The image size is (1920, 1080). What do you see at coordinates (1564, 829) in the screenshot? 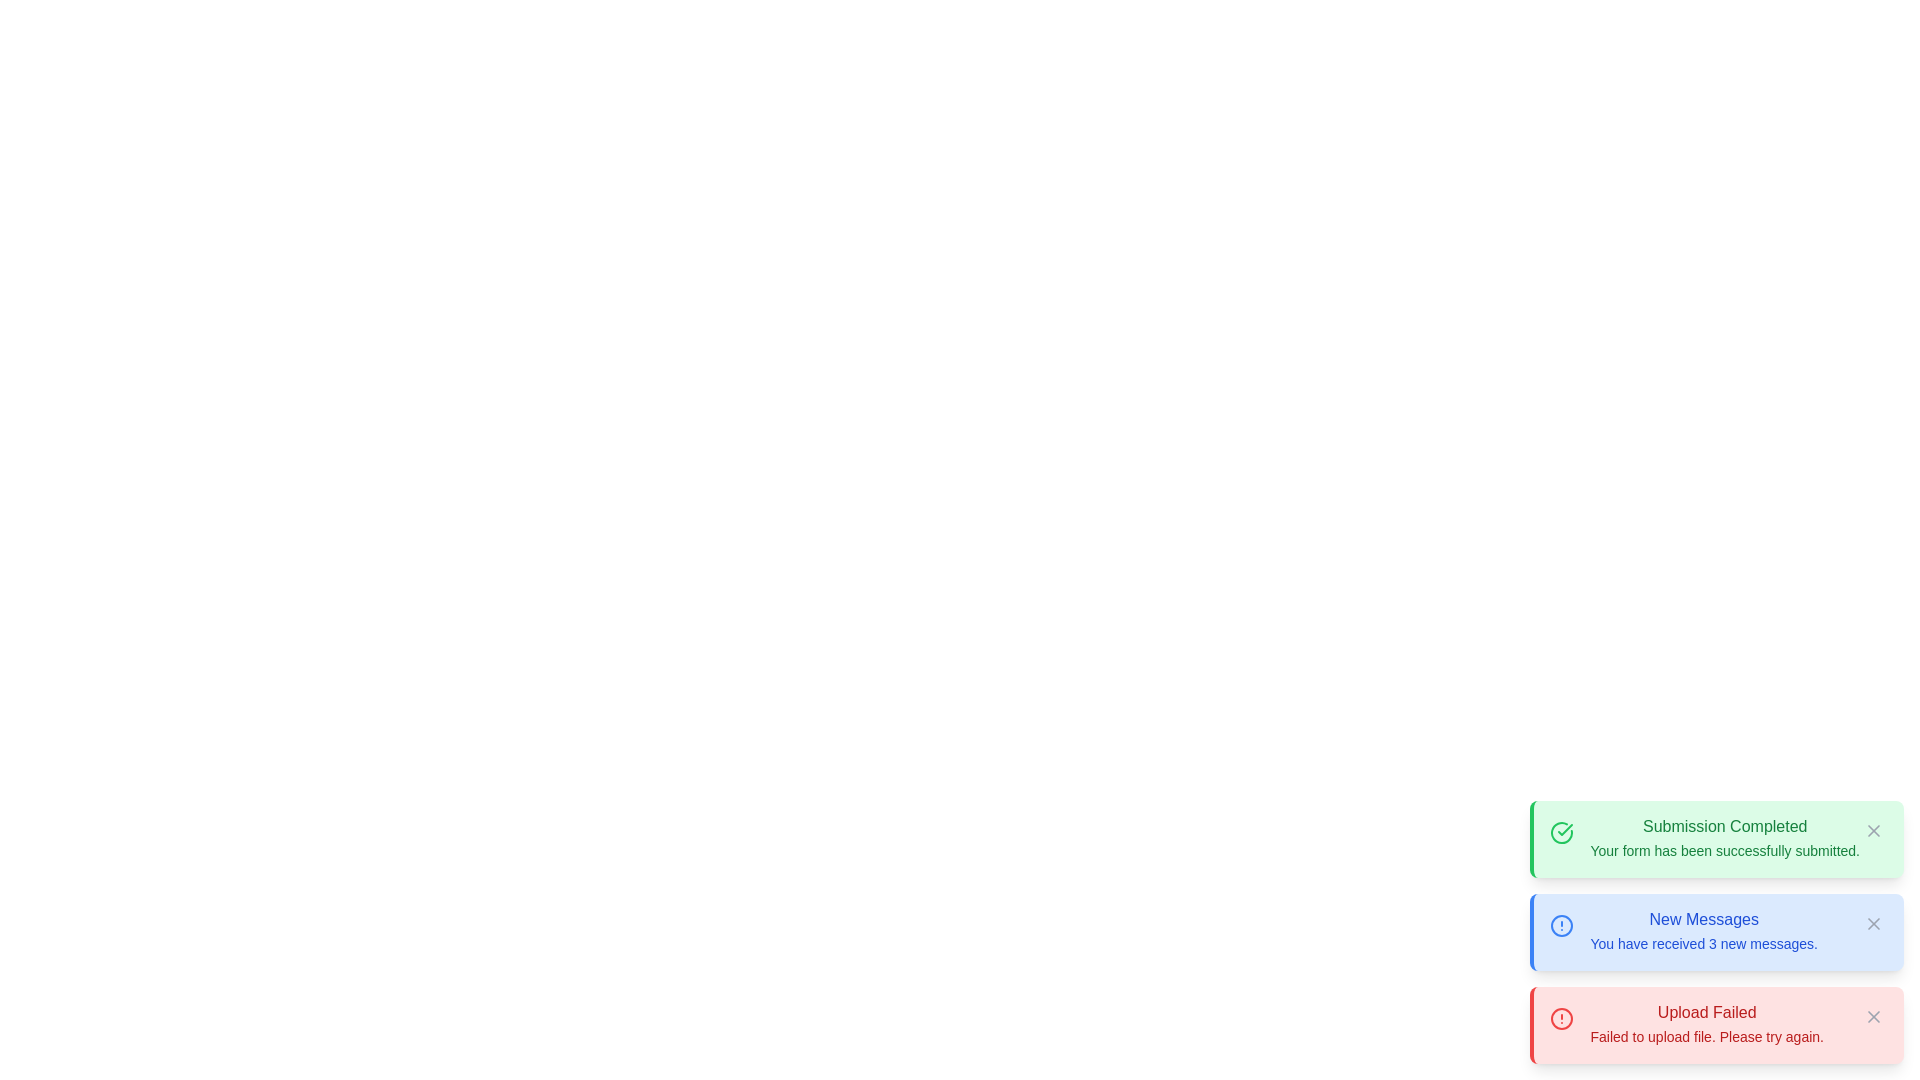
I see `the checkmark icon within the SVG graphic, which is part of the 'Submission Completed' notification card located at the top-left corner` at bounding box center [1564, 829].